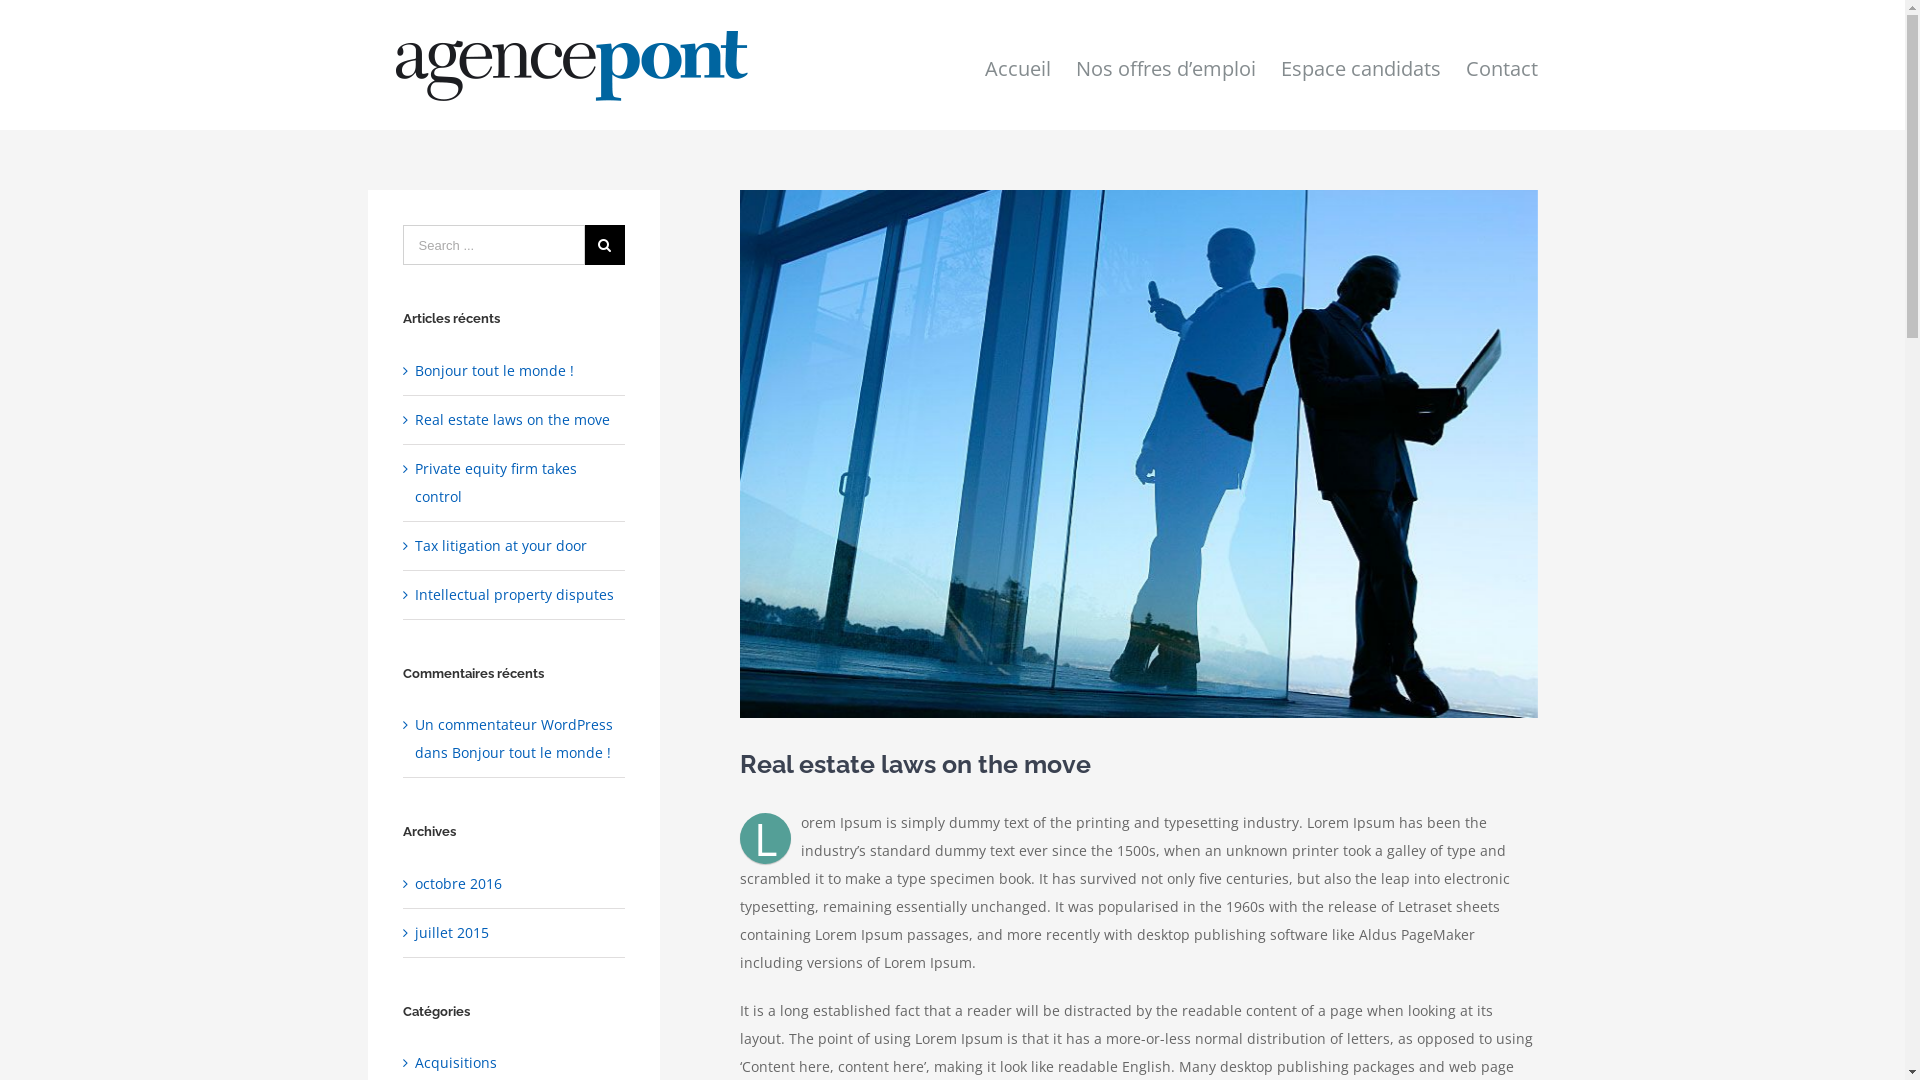 The width and height of the screenshot is (1920, 1080). Describe the element at coordinates (450, 932) in the screenshot. I see `'juillet 2015'` at that location.